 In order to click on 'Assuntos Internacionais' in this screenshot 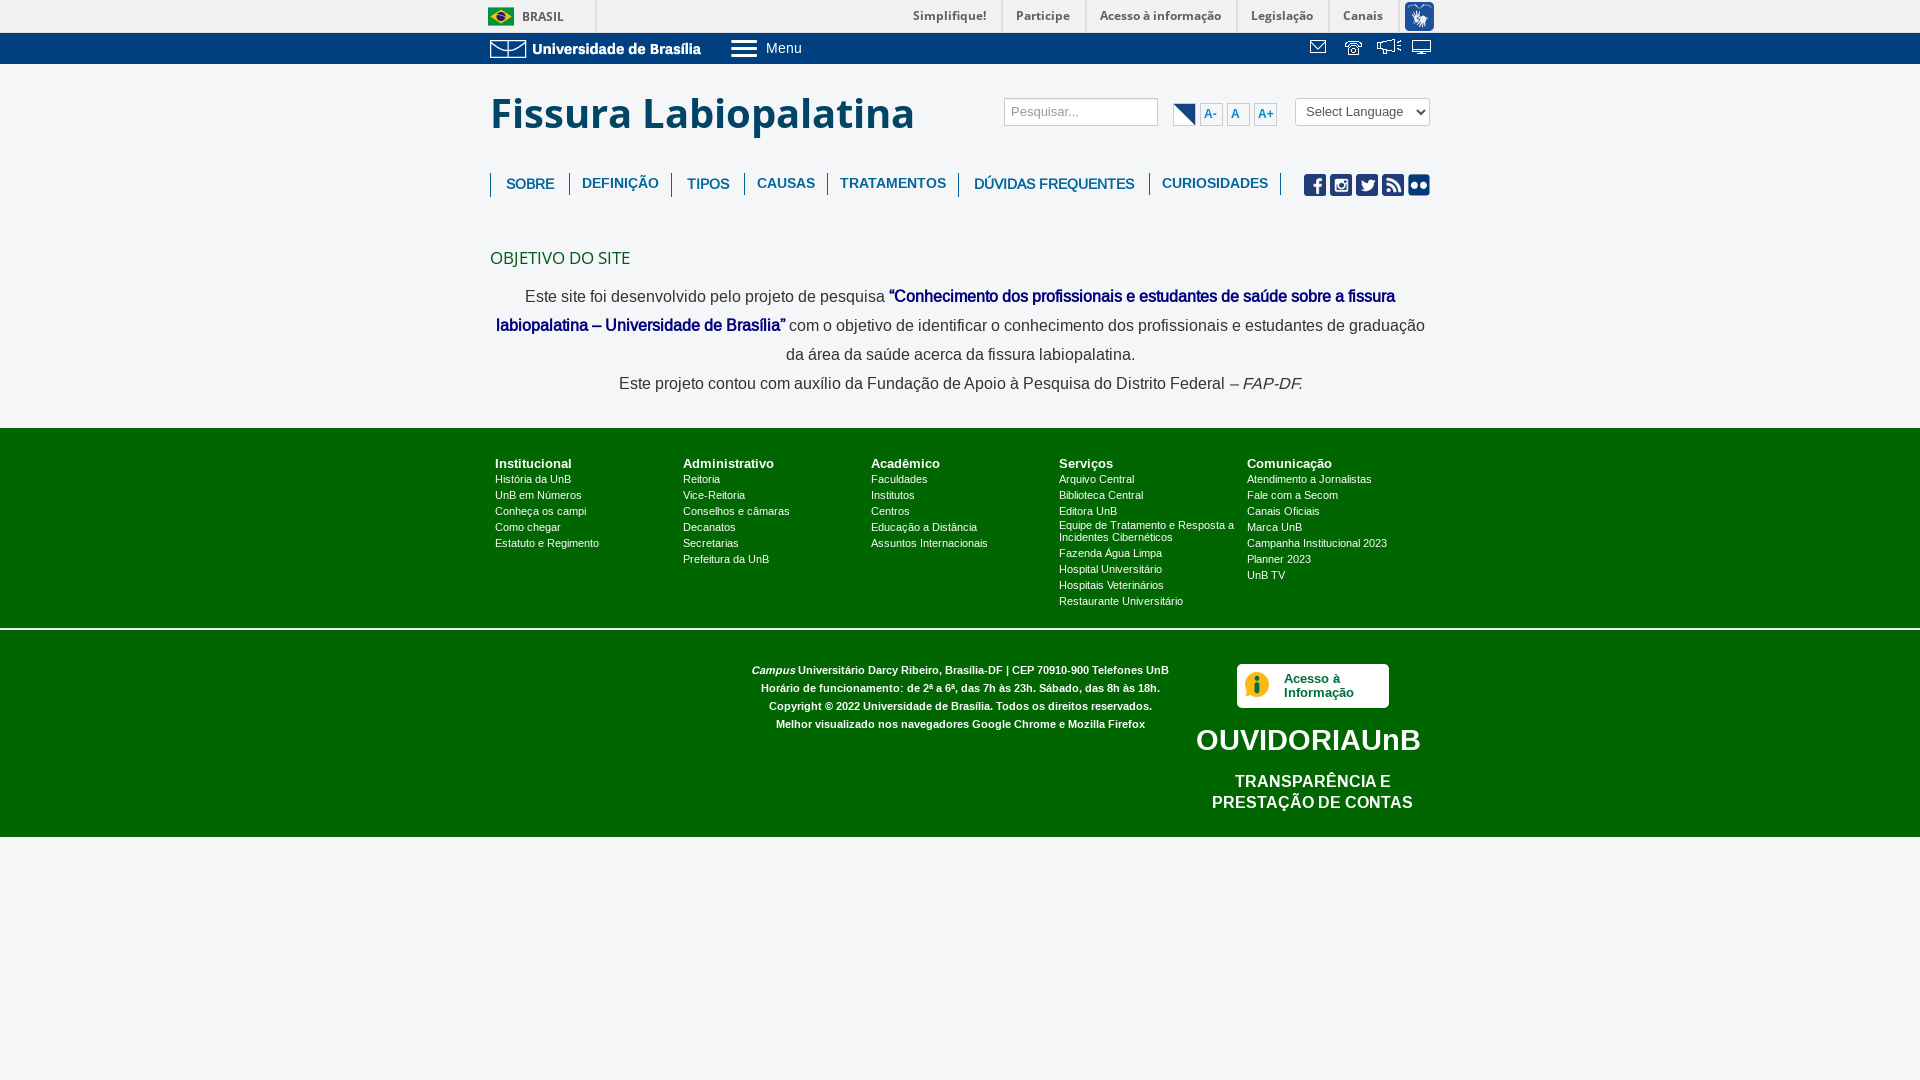, I will do `click(928, 543)`.